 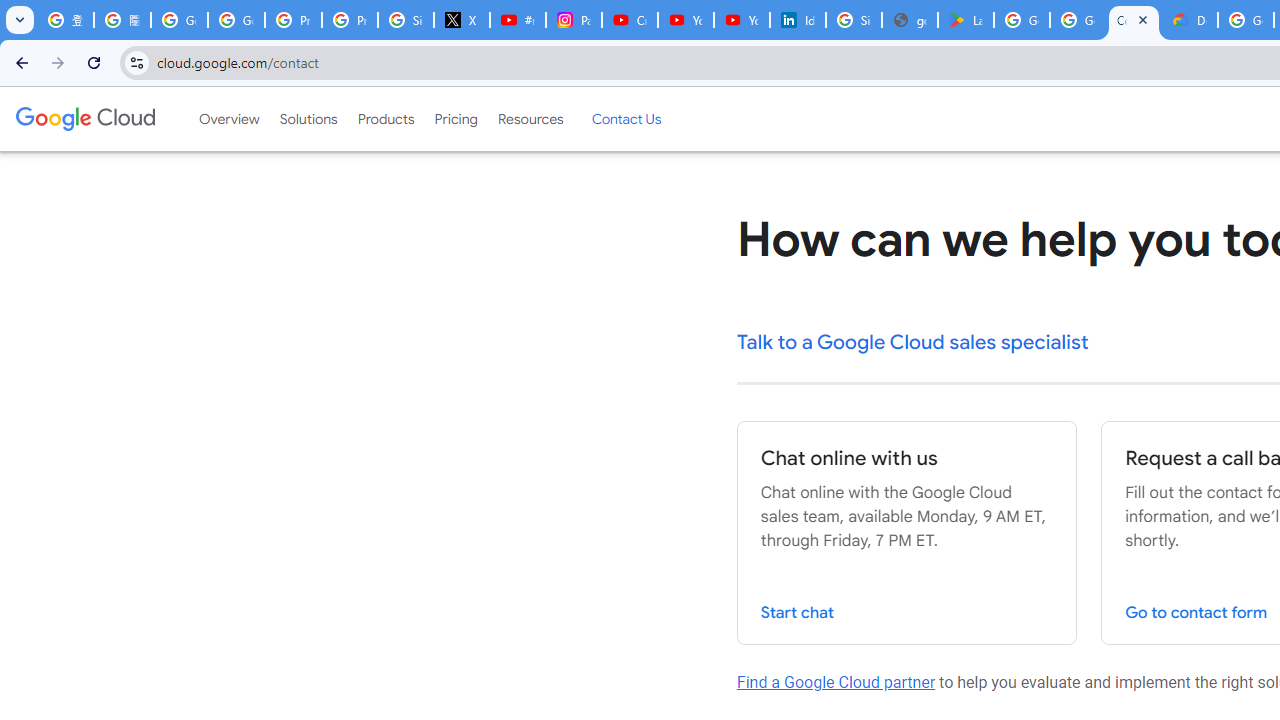 I want to click on 'Google Workspace - Specific Terms', so click(x=1076, y=20).